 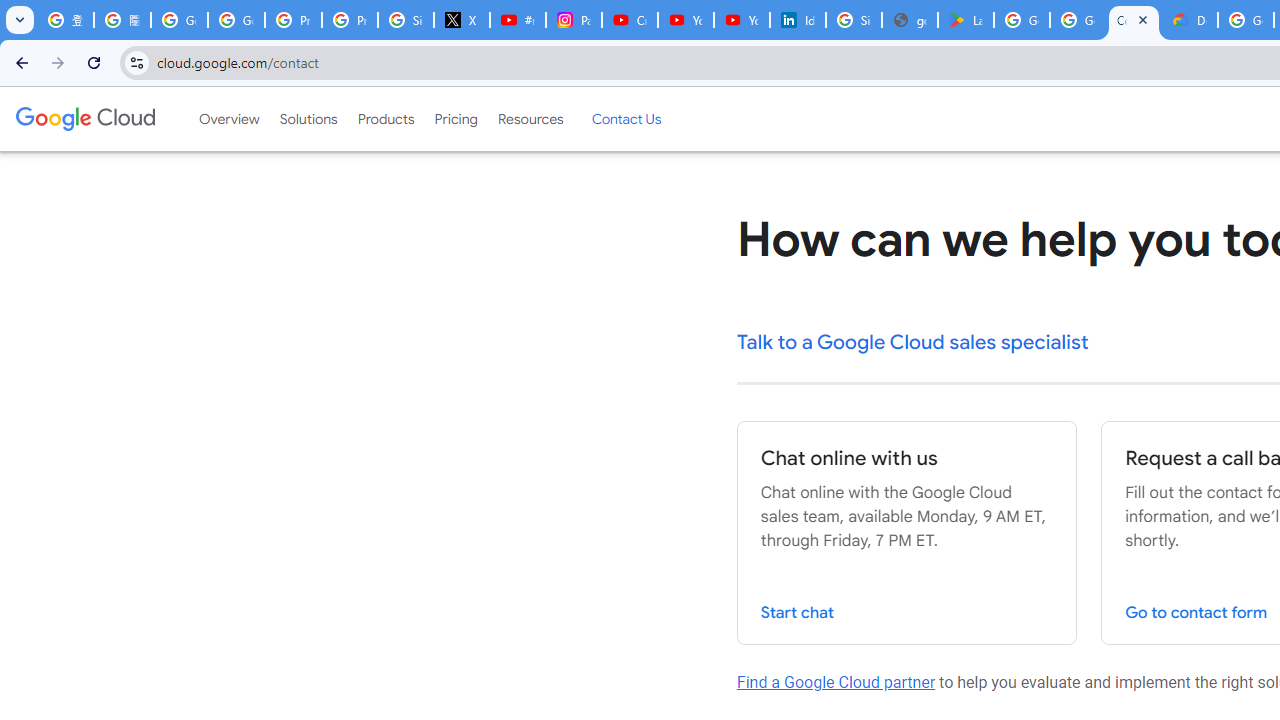 I want to click on 'Google Workspace - Specific Terms', so click(x=1076, y=20).